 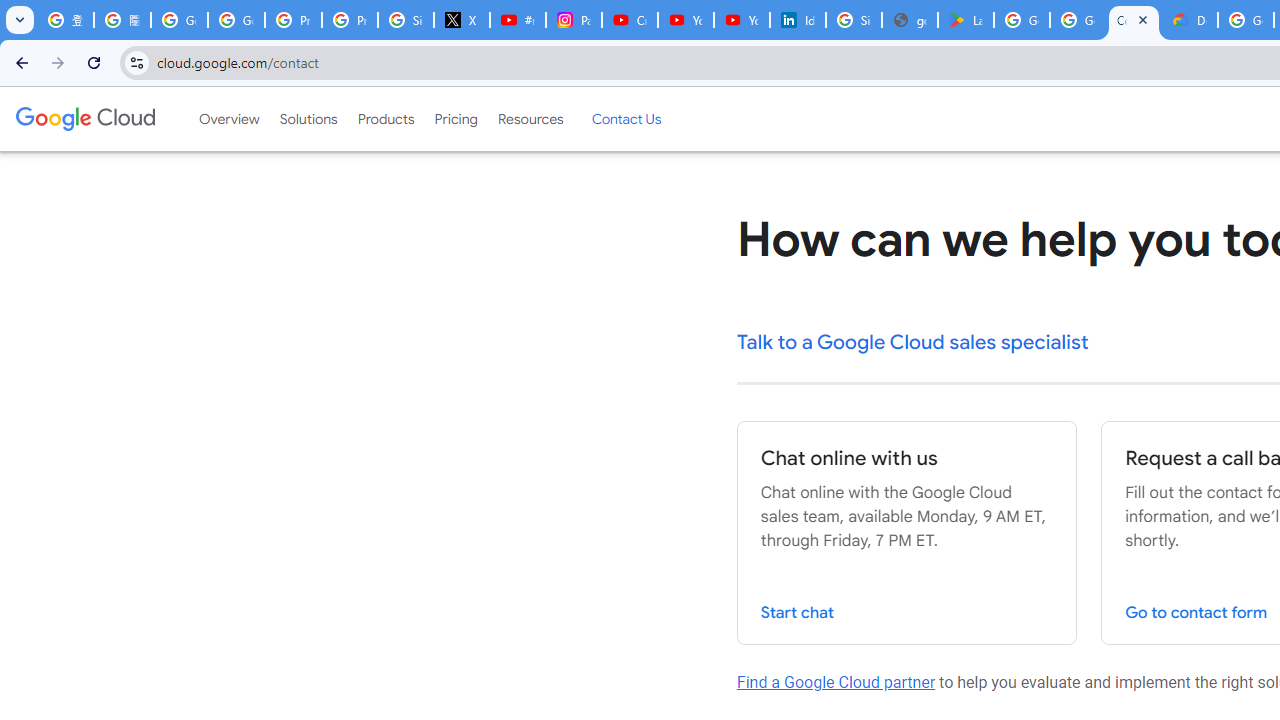 I want to click on 'Google Workspace - Specific Terms', so click(x=1076, y=20).